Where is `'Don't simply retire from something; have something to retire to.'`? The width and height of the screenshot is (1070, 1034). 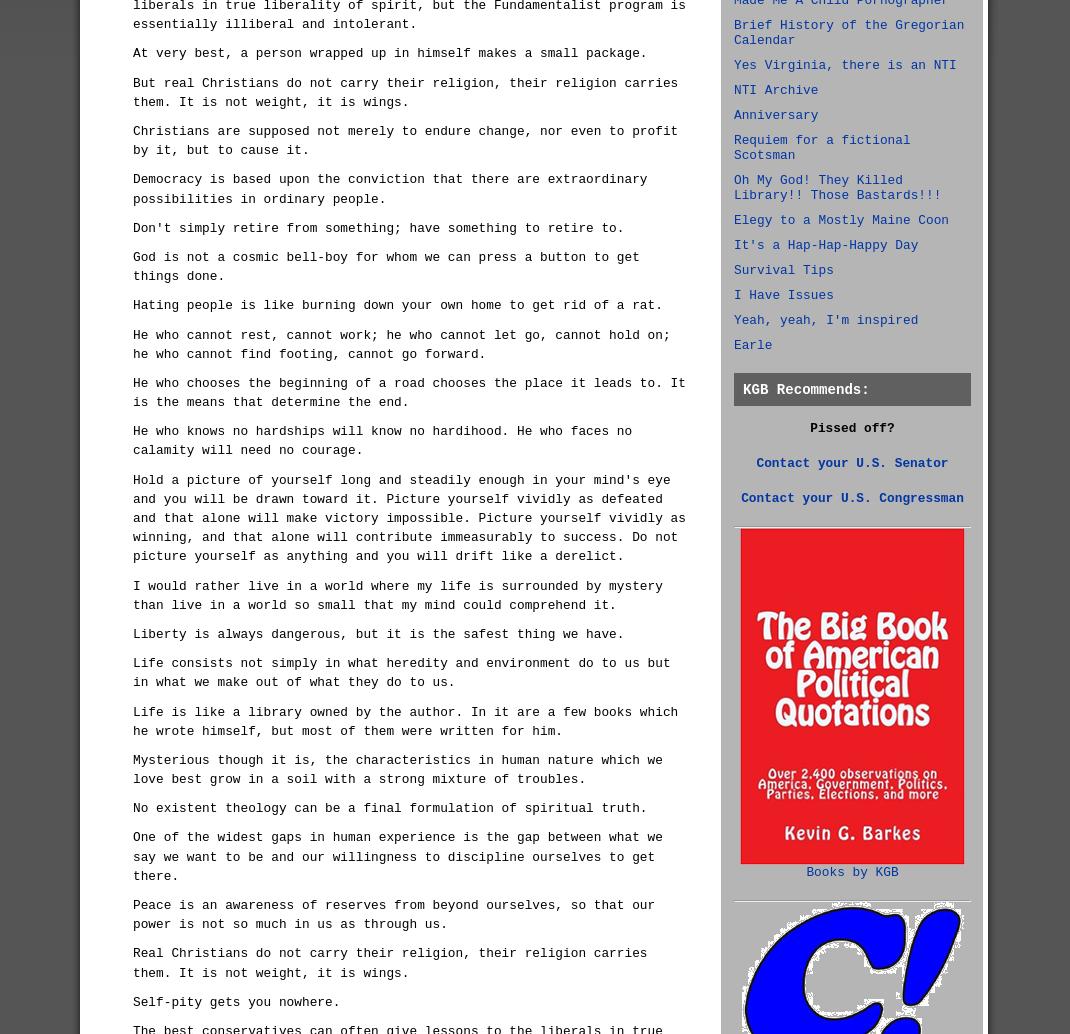
'Don't simply retire from something; have something to retire to.' is located at coordinates (377, 227).